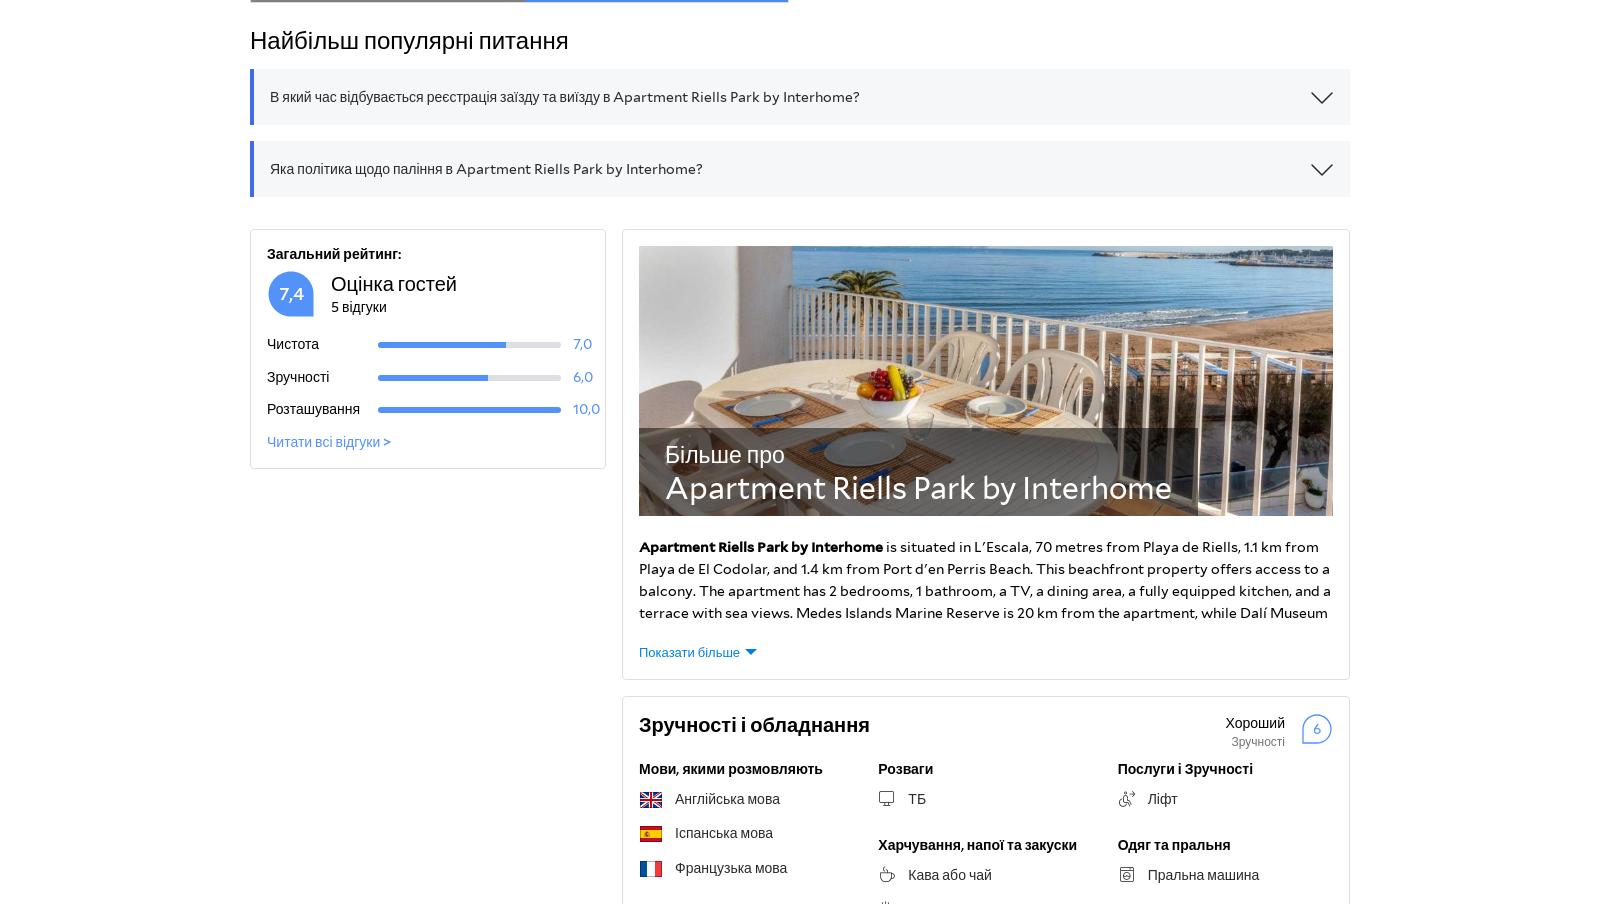  Describe the element at coordinates (571, 342) in the screenshot. I see `'7,0'` at that location.